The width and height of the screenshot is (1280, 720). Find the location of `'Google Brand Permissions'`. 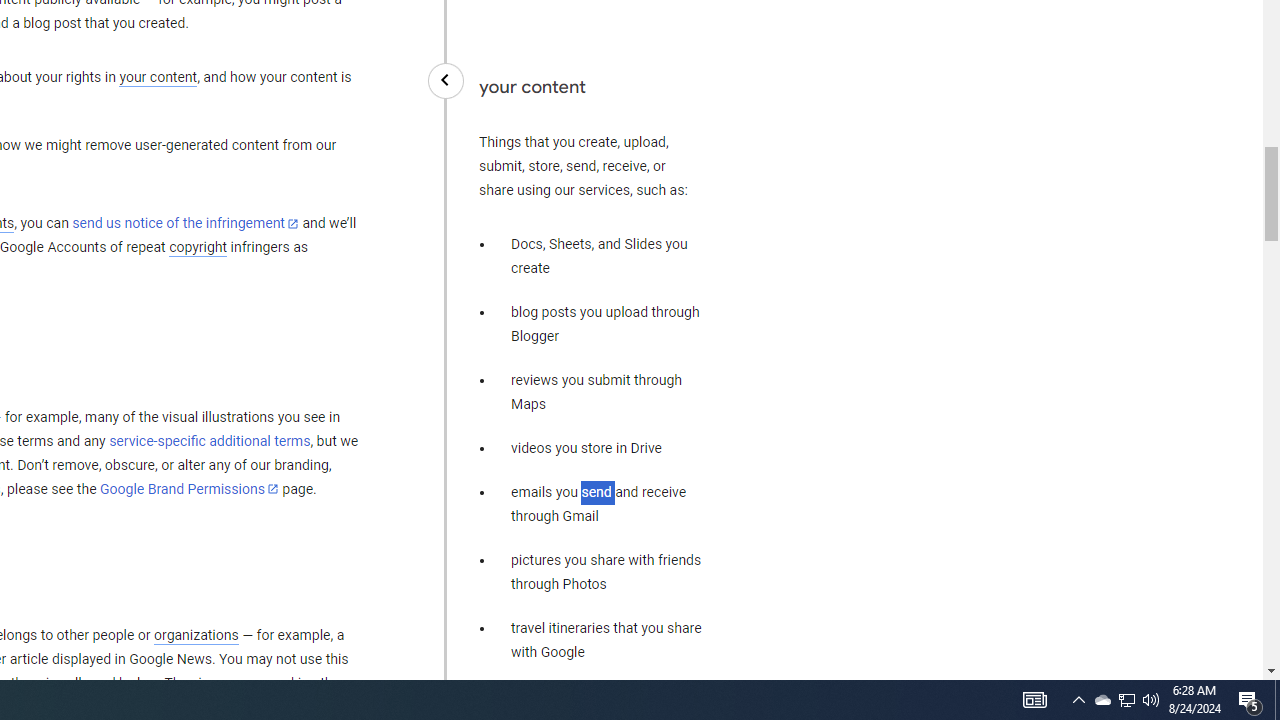

'Google Brand Permissions' is located at coordinates (189, 489).